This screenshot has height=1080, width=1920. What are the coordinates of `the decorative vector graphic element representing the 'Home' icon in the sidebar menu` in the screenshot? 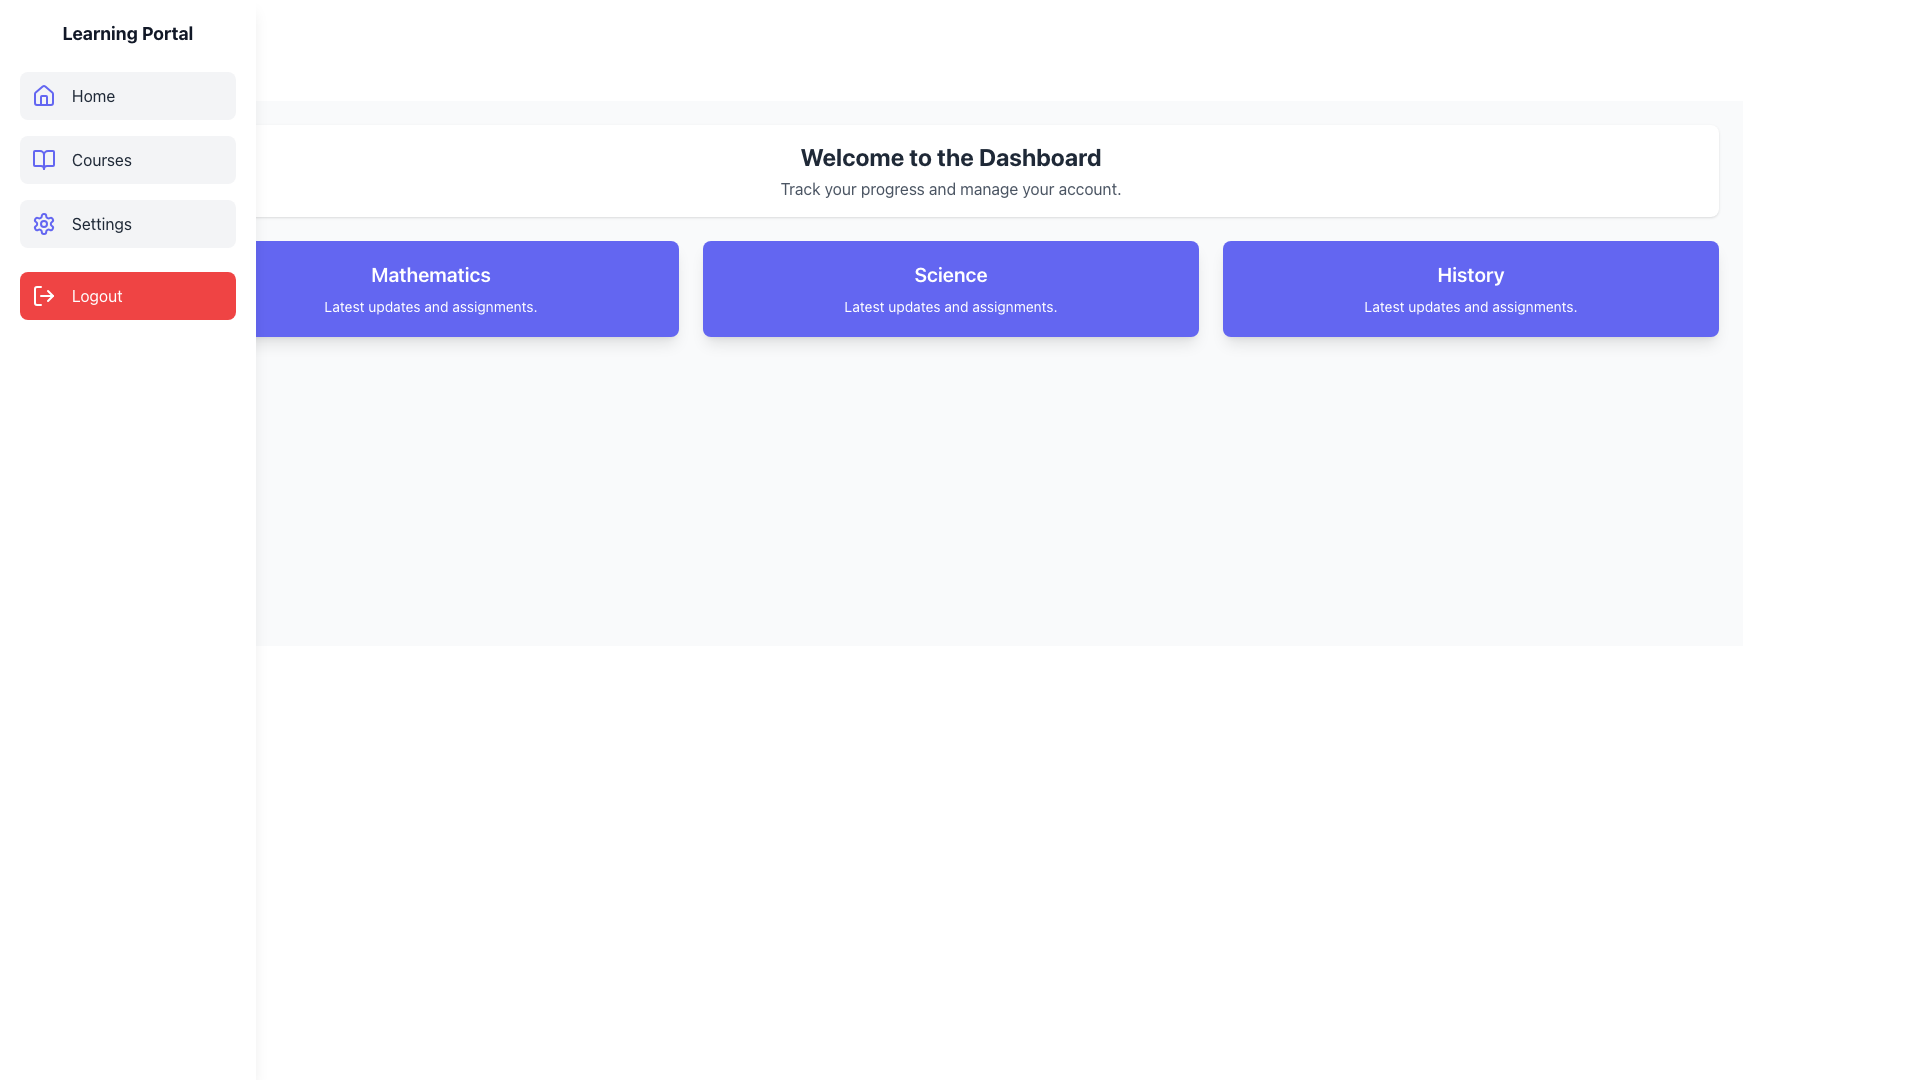 It's located at (43, 100).